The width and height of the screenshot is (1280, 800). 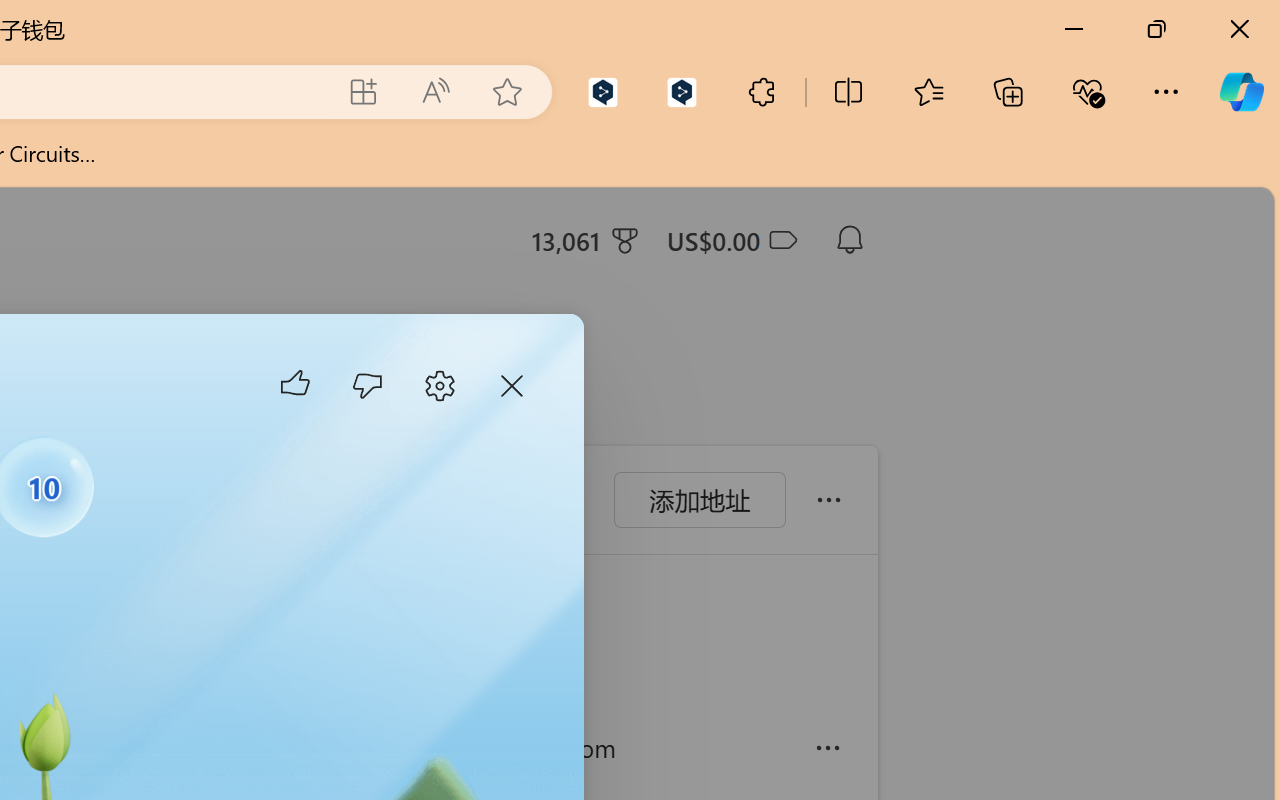 What do you see at coordinates (1240, 91) in the screenshot?
I see `'Copilot (Ctrl+Shift+.)'` at bounding box center [1240, 91].